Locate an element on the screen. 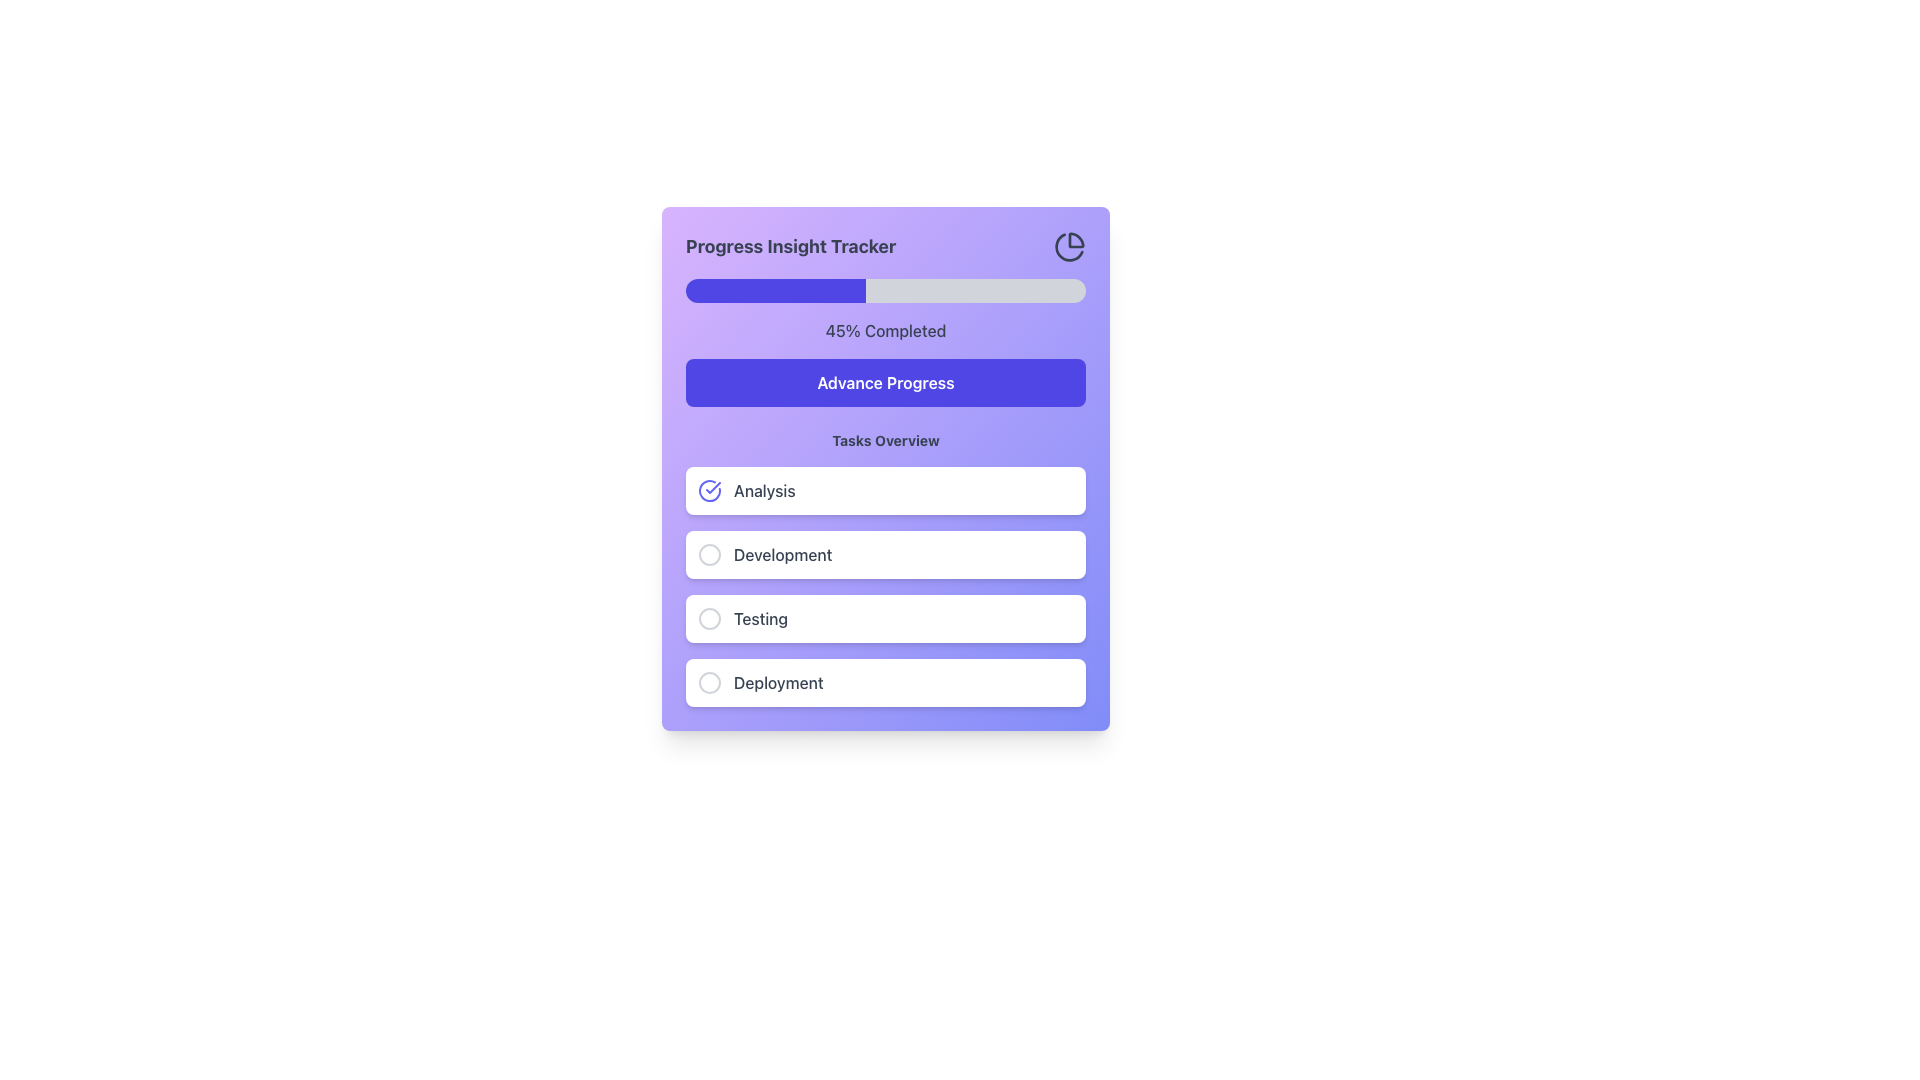  the 'Deployment' button located in the 'Tasks Overview' section is located at coordinates (885, 681).